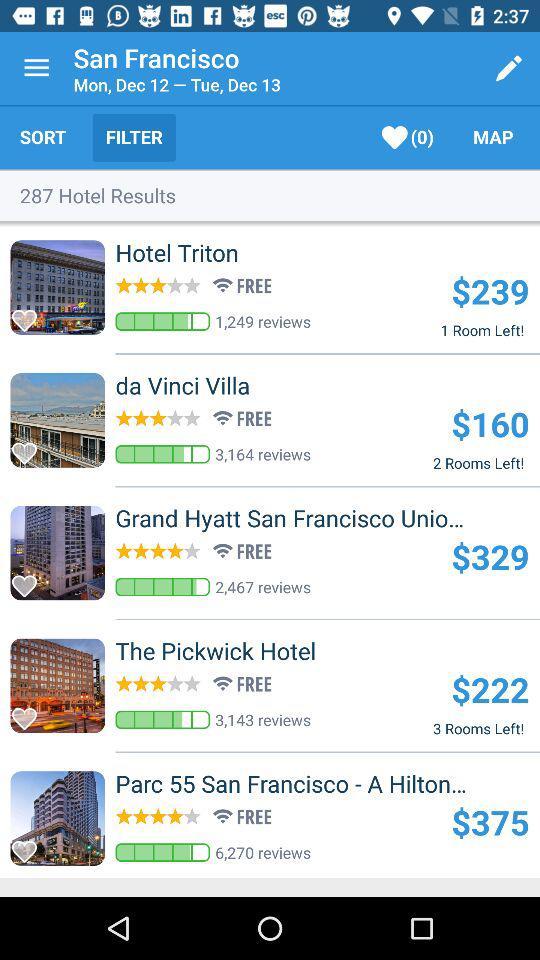 This screenshot has height=960, width=540. Describe the element at coordinates (489, 689) in the screenshot. I see `the $222 item` at that location.